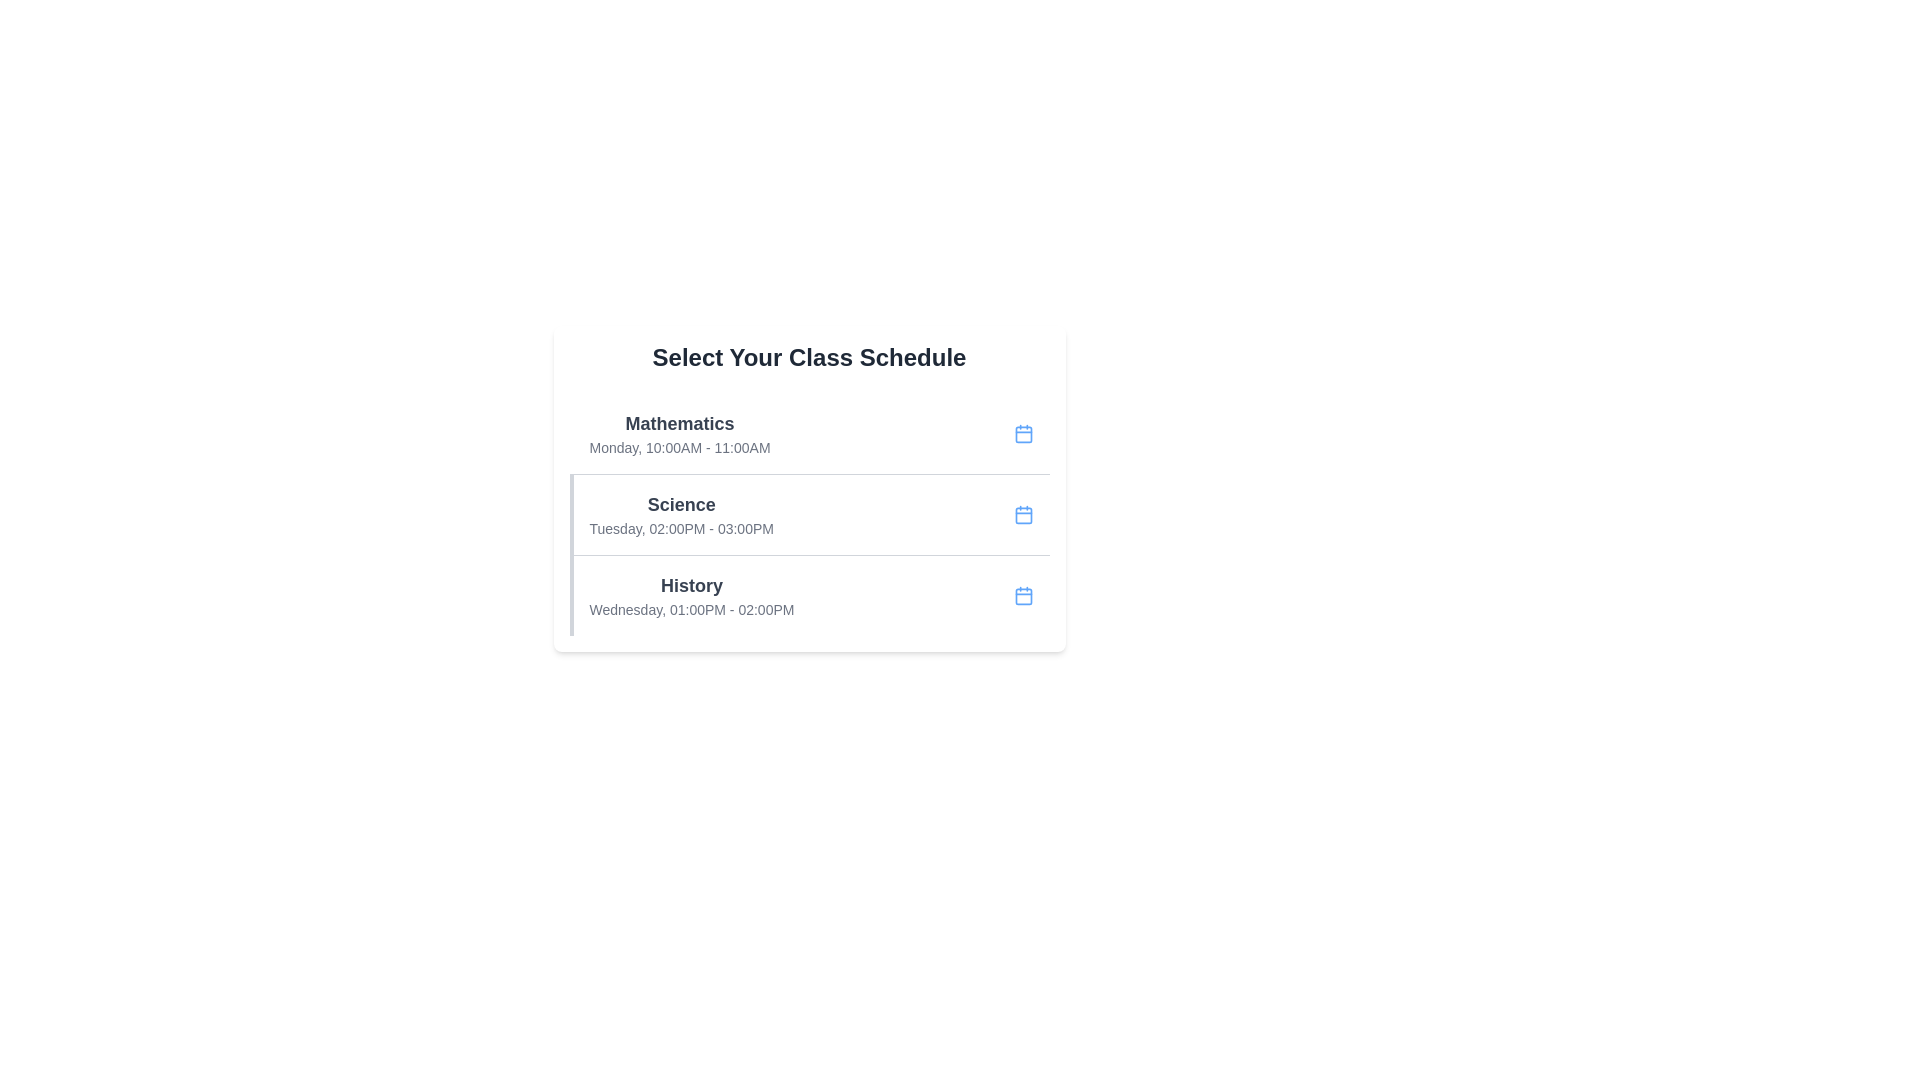 Image resolution: width=1920 pixels, height=1080 pixels. I want to click on the text label displaying the day and time of the 'Mathematics' class, which is located directly below the 'Mathematics' title in the schedule list, so click(680, 446).